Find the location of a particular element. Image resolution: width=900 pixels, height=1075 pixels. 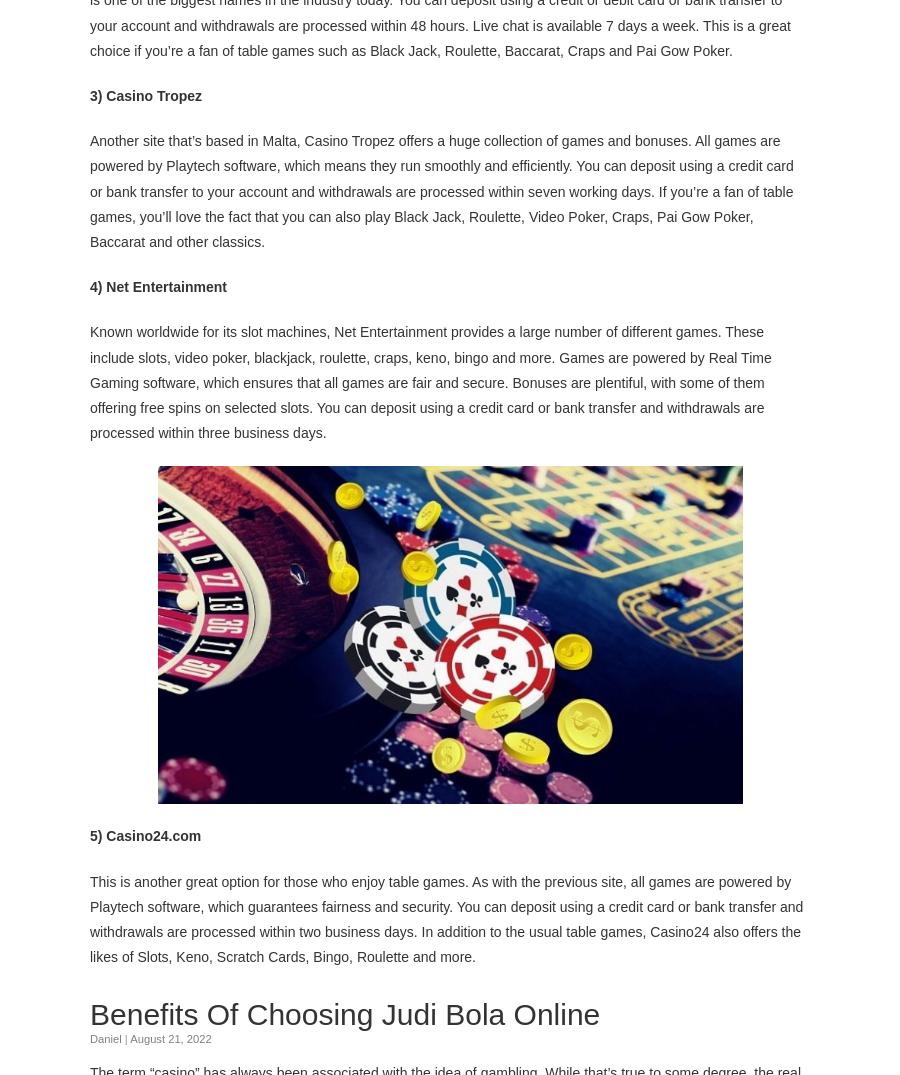

'3) Casino Tropez' is located at coordinates (145, 93).